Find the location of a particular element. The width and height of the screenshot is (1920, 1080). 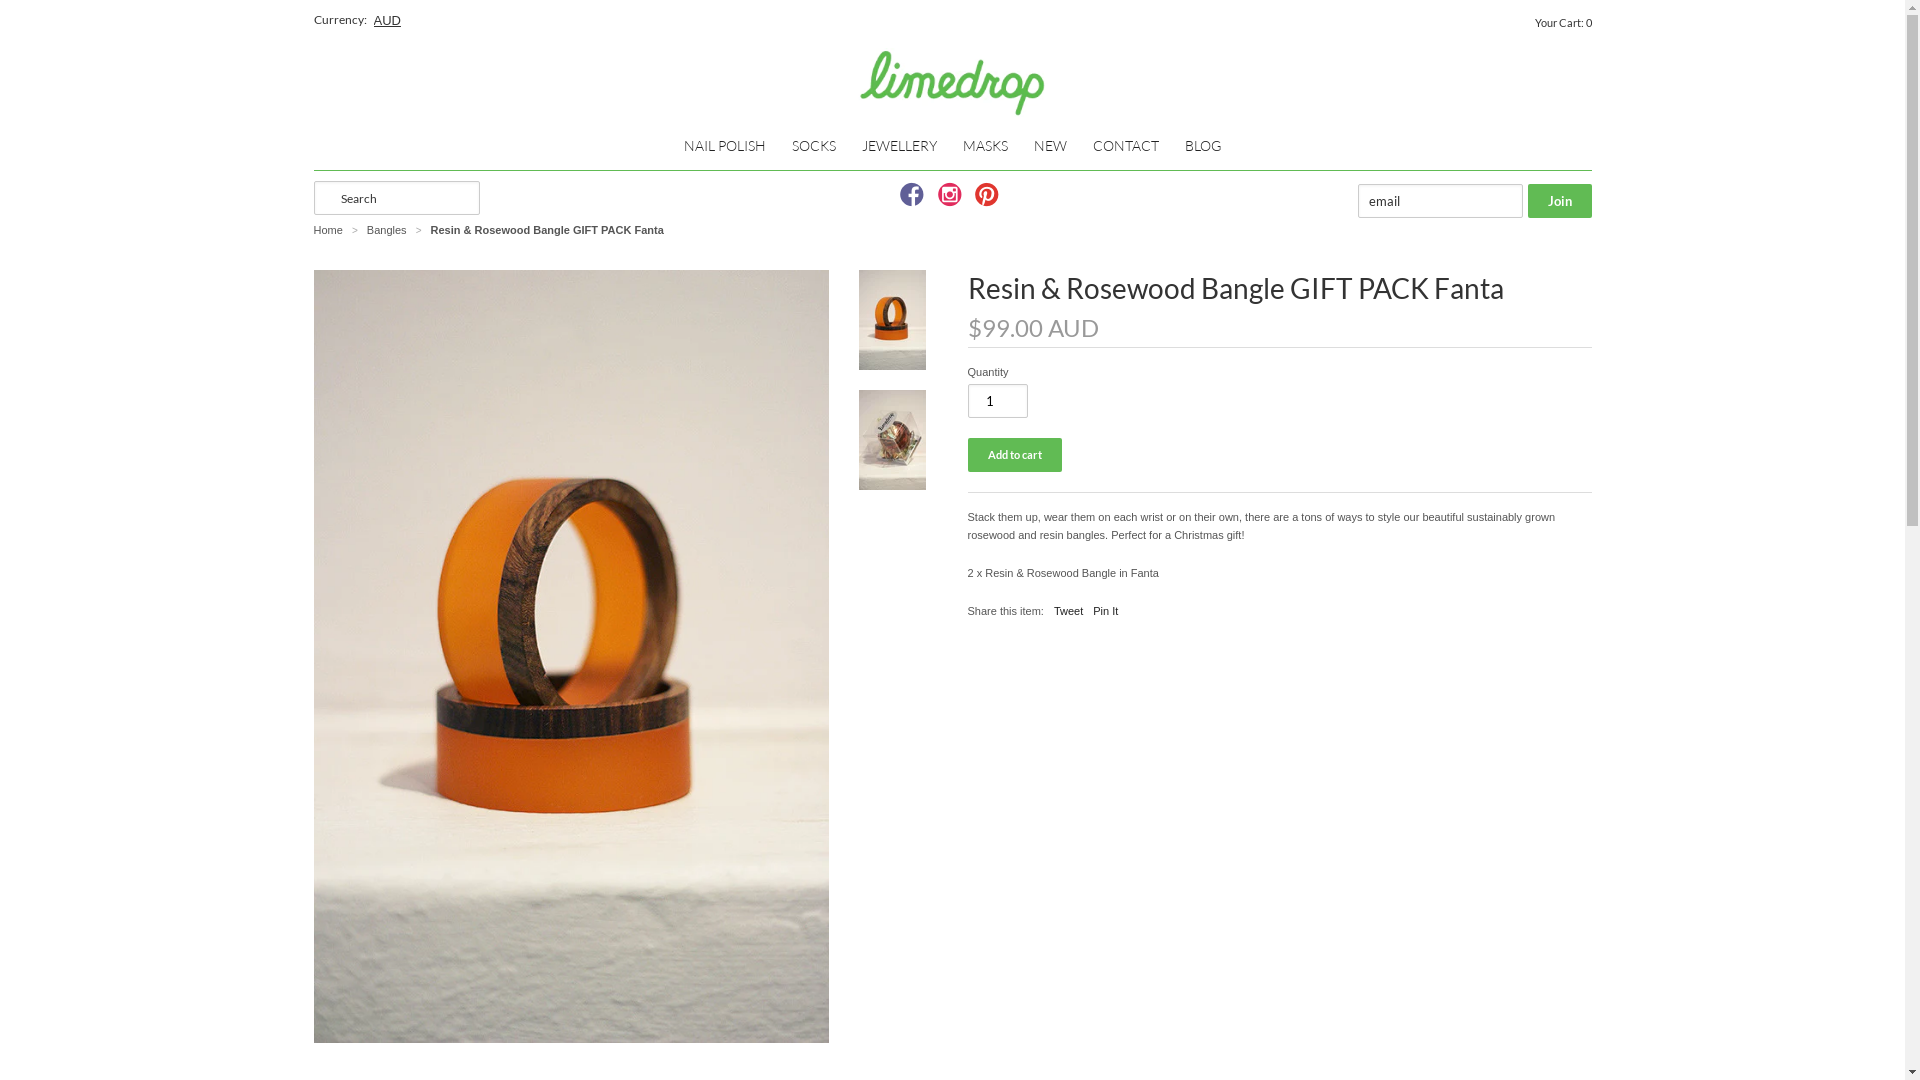

'CONTACT' is located at coordinates (1126, 145).